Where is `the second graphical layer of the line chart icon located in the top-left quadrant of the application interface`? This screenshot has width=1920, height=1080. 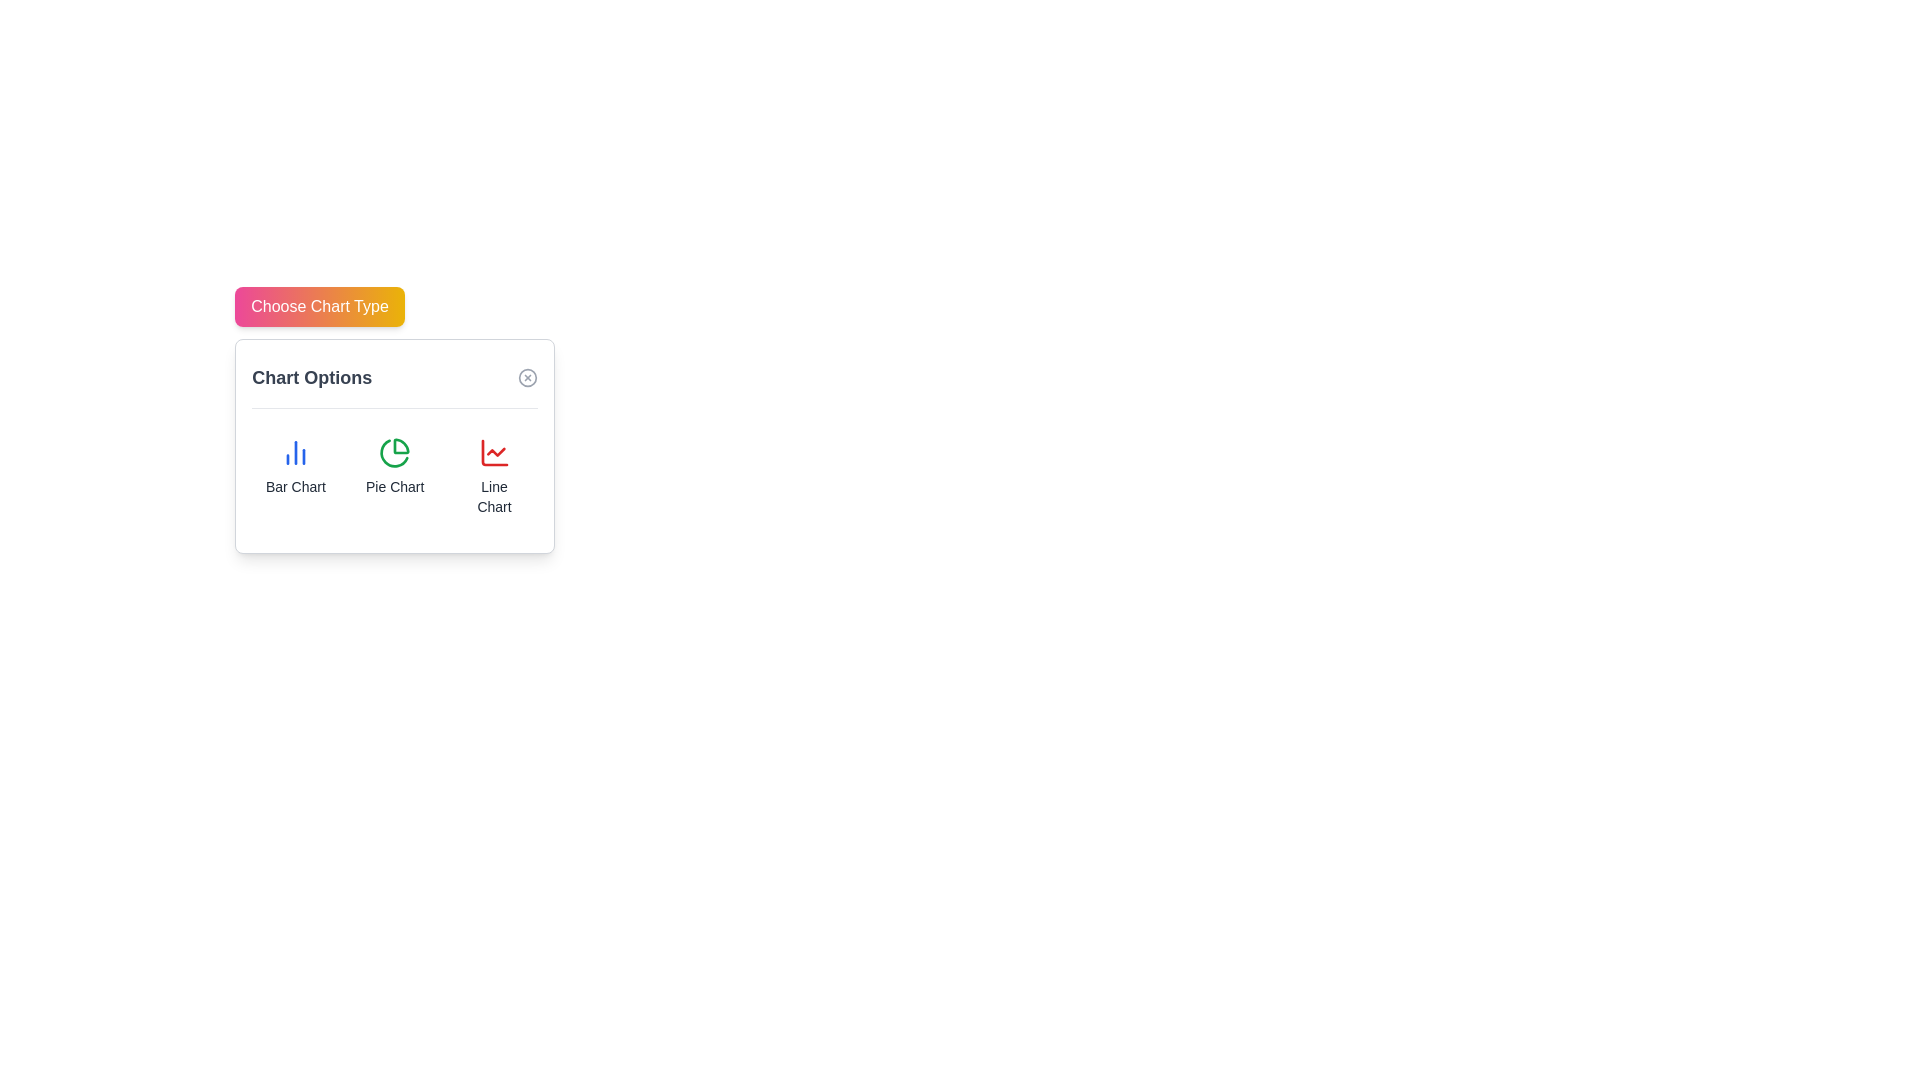
the second graphical layer of the line chart icon located in the top-left quadrant of the application interface is located at coordinates (495, 452).